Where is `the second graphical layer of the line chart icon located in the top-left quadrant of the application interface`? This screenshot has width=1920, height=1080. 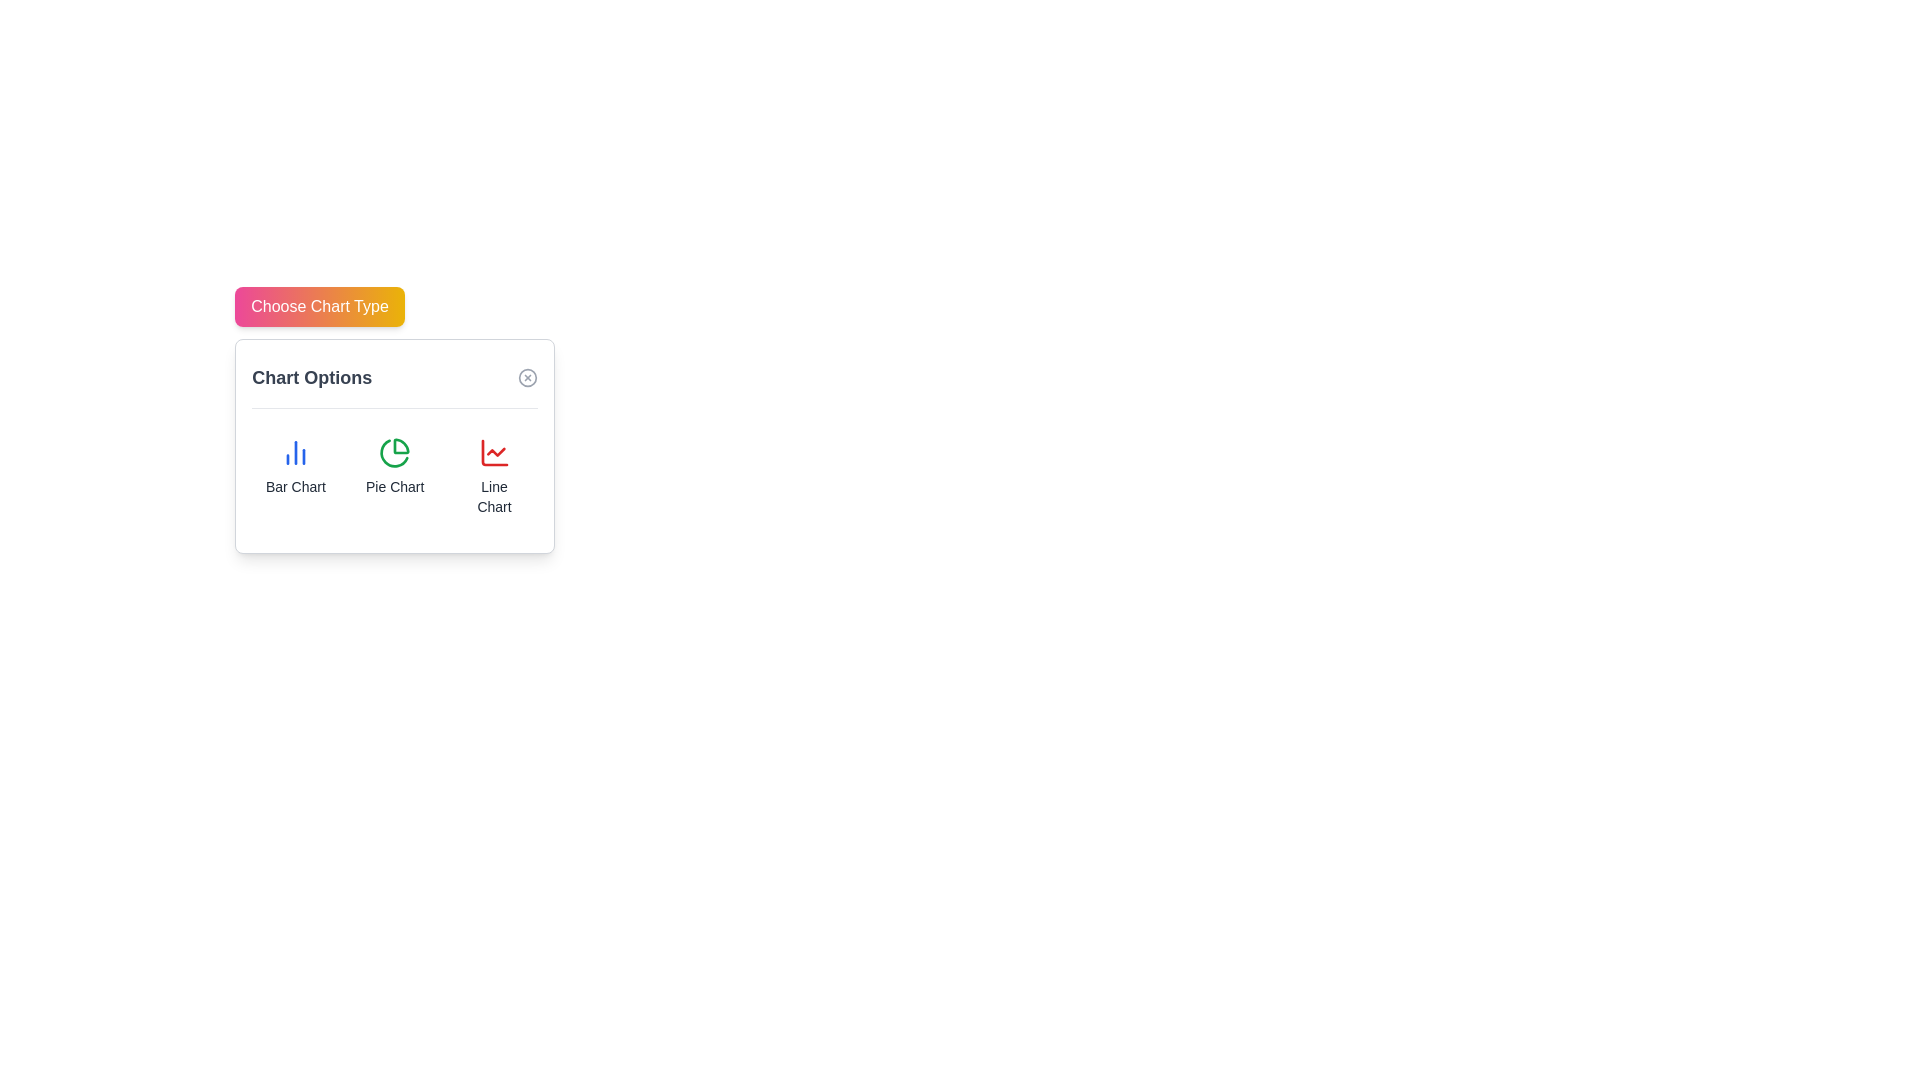
the second graphical layer of the line chart icon located in the top-left quadrant of the application interface is located at coordinates (495, 452).